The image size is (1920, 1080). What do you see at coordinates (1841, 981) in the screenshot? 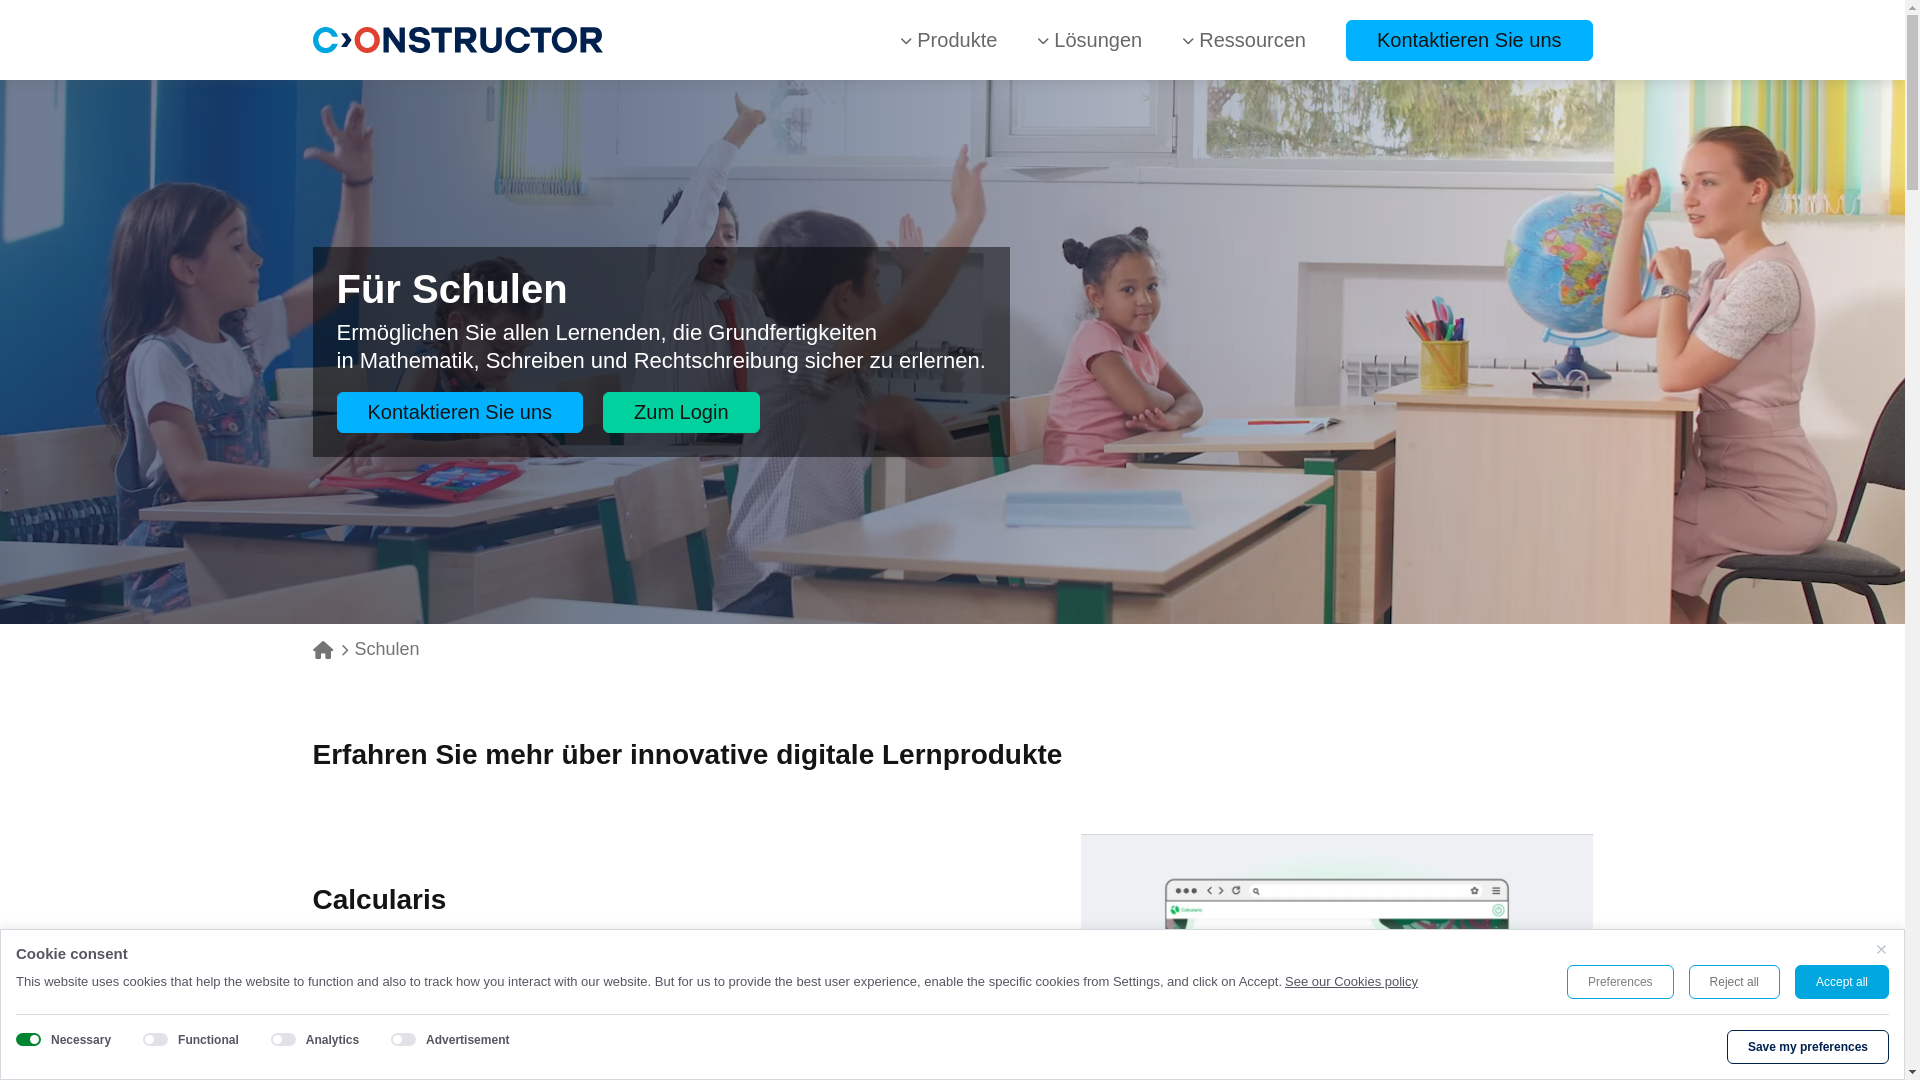
I see `'Accept all'` at bounding box center [1841, 981].